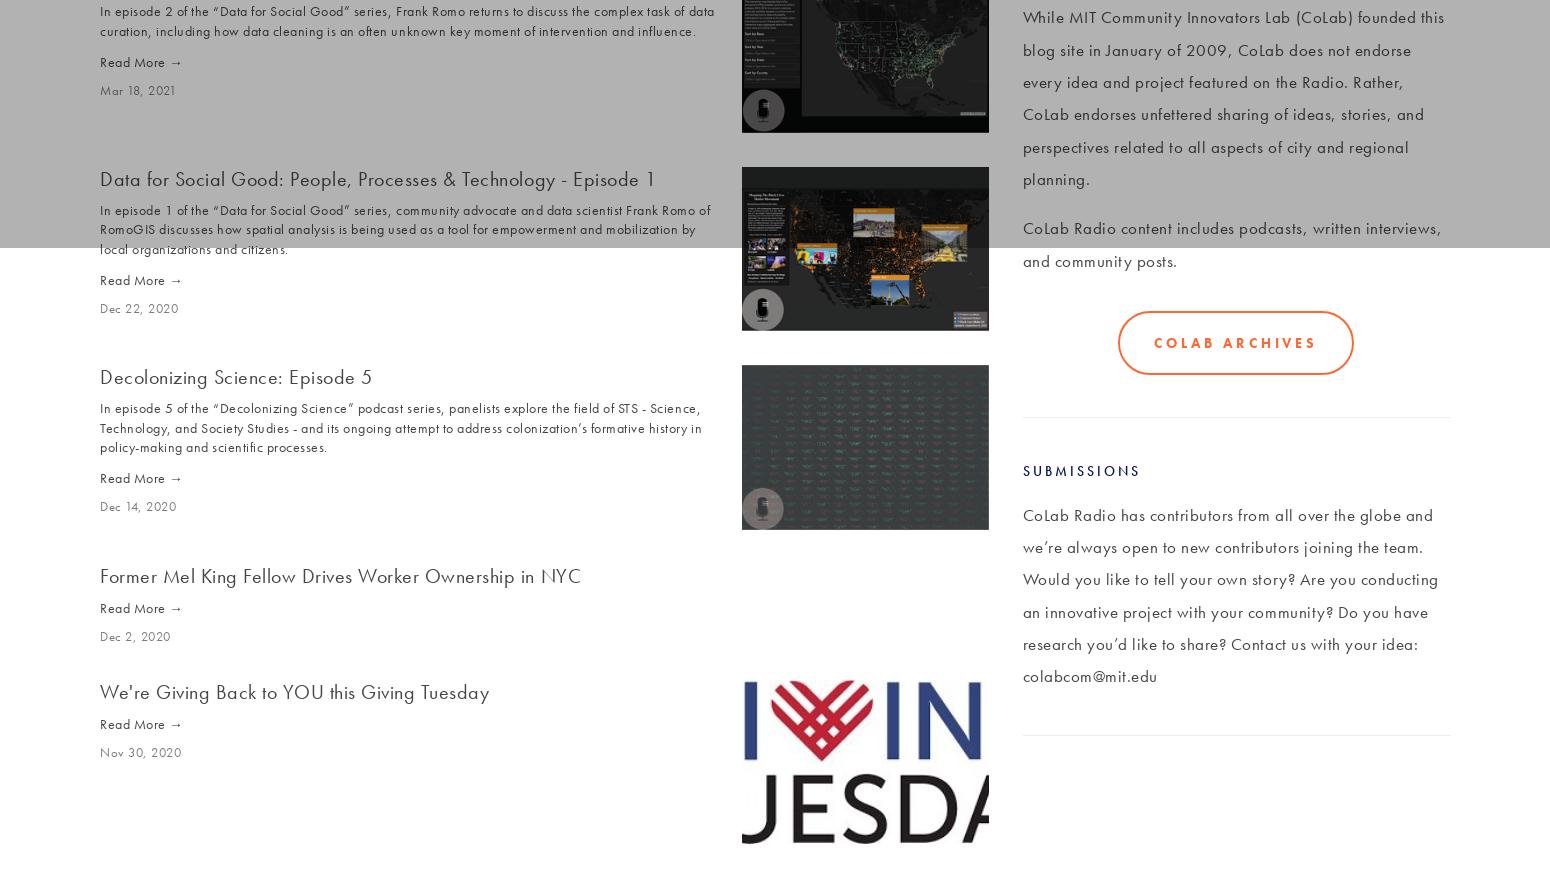 This screenshot has width=1550, height=876. Describe the element at coordinates (1081, 468) in the screenshot. I see `'Submissions'` at that location.